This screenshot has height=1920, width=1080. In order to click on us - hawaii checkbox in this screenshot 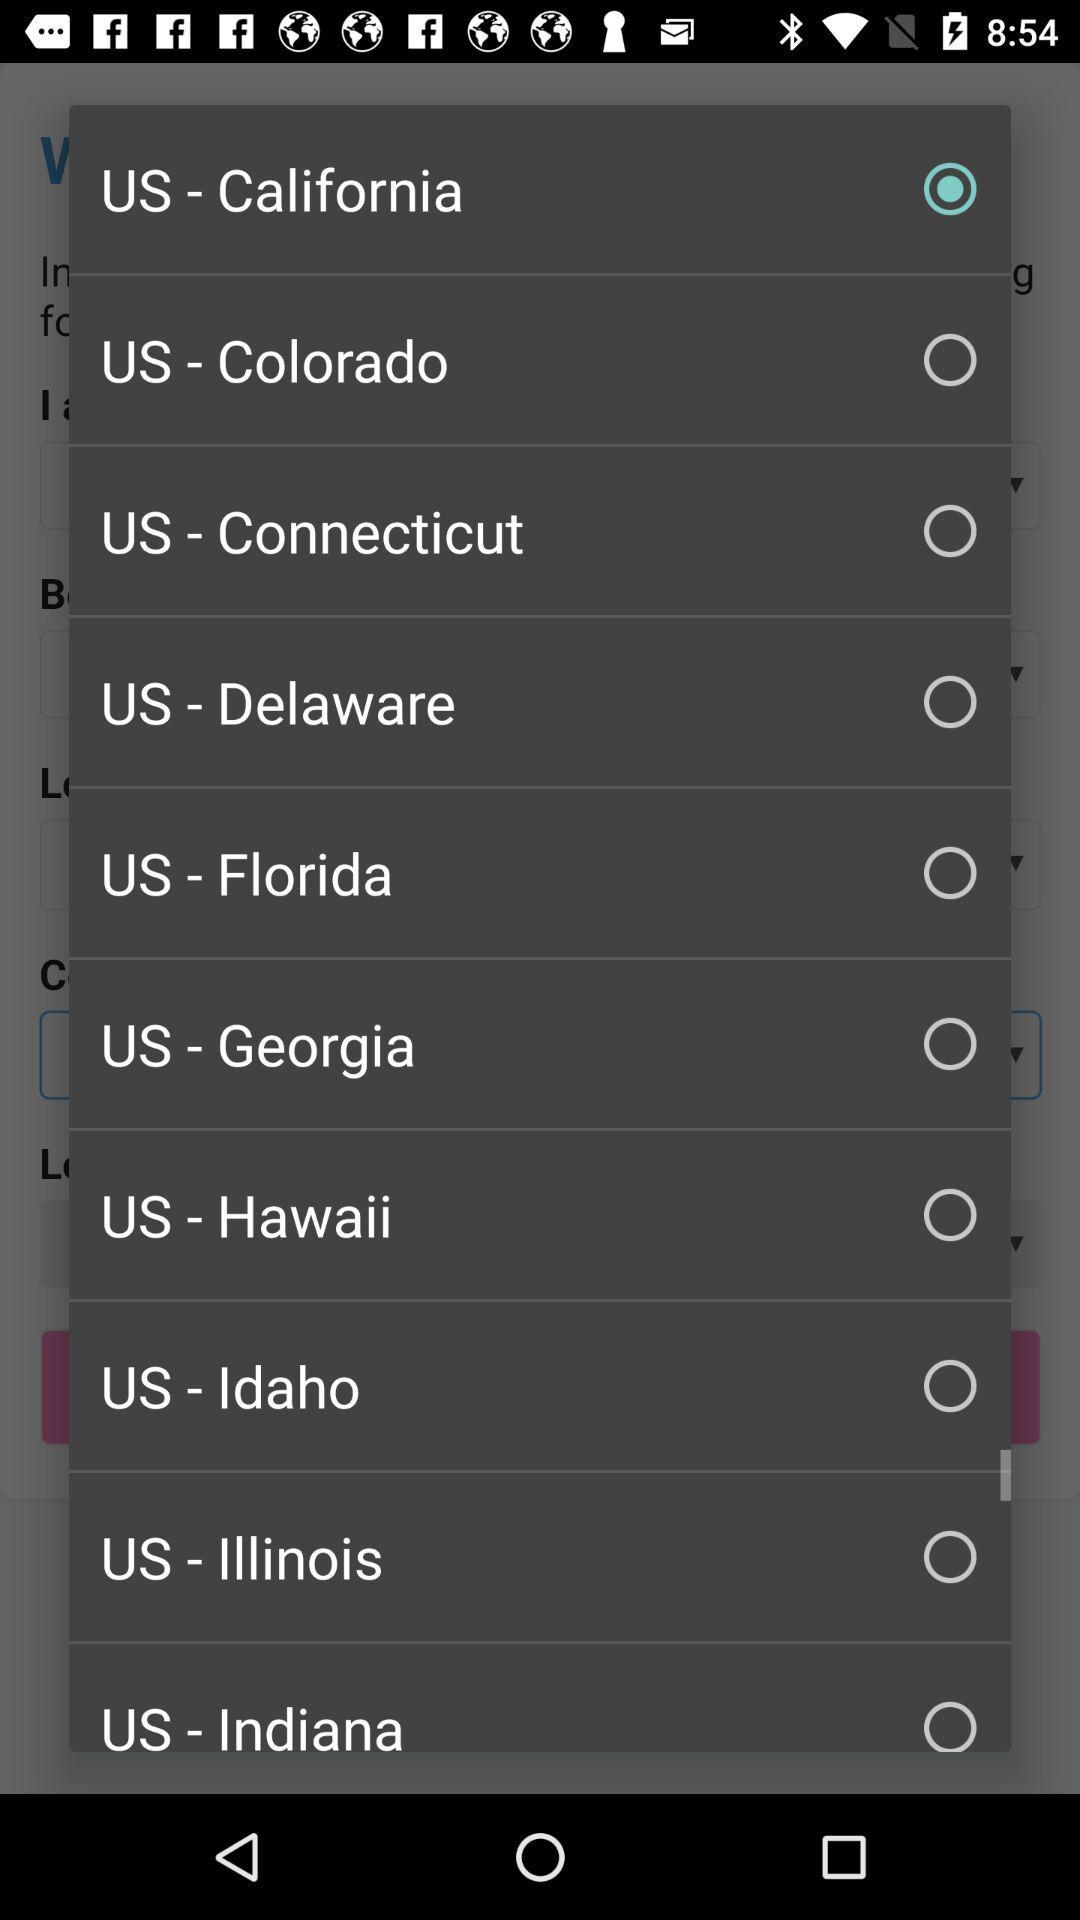, I will do `click(540, 1213)`.